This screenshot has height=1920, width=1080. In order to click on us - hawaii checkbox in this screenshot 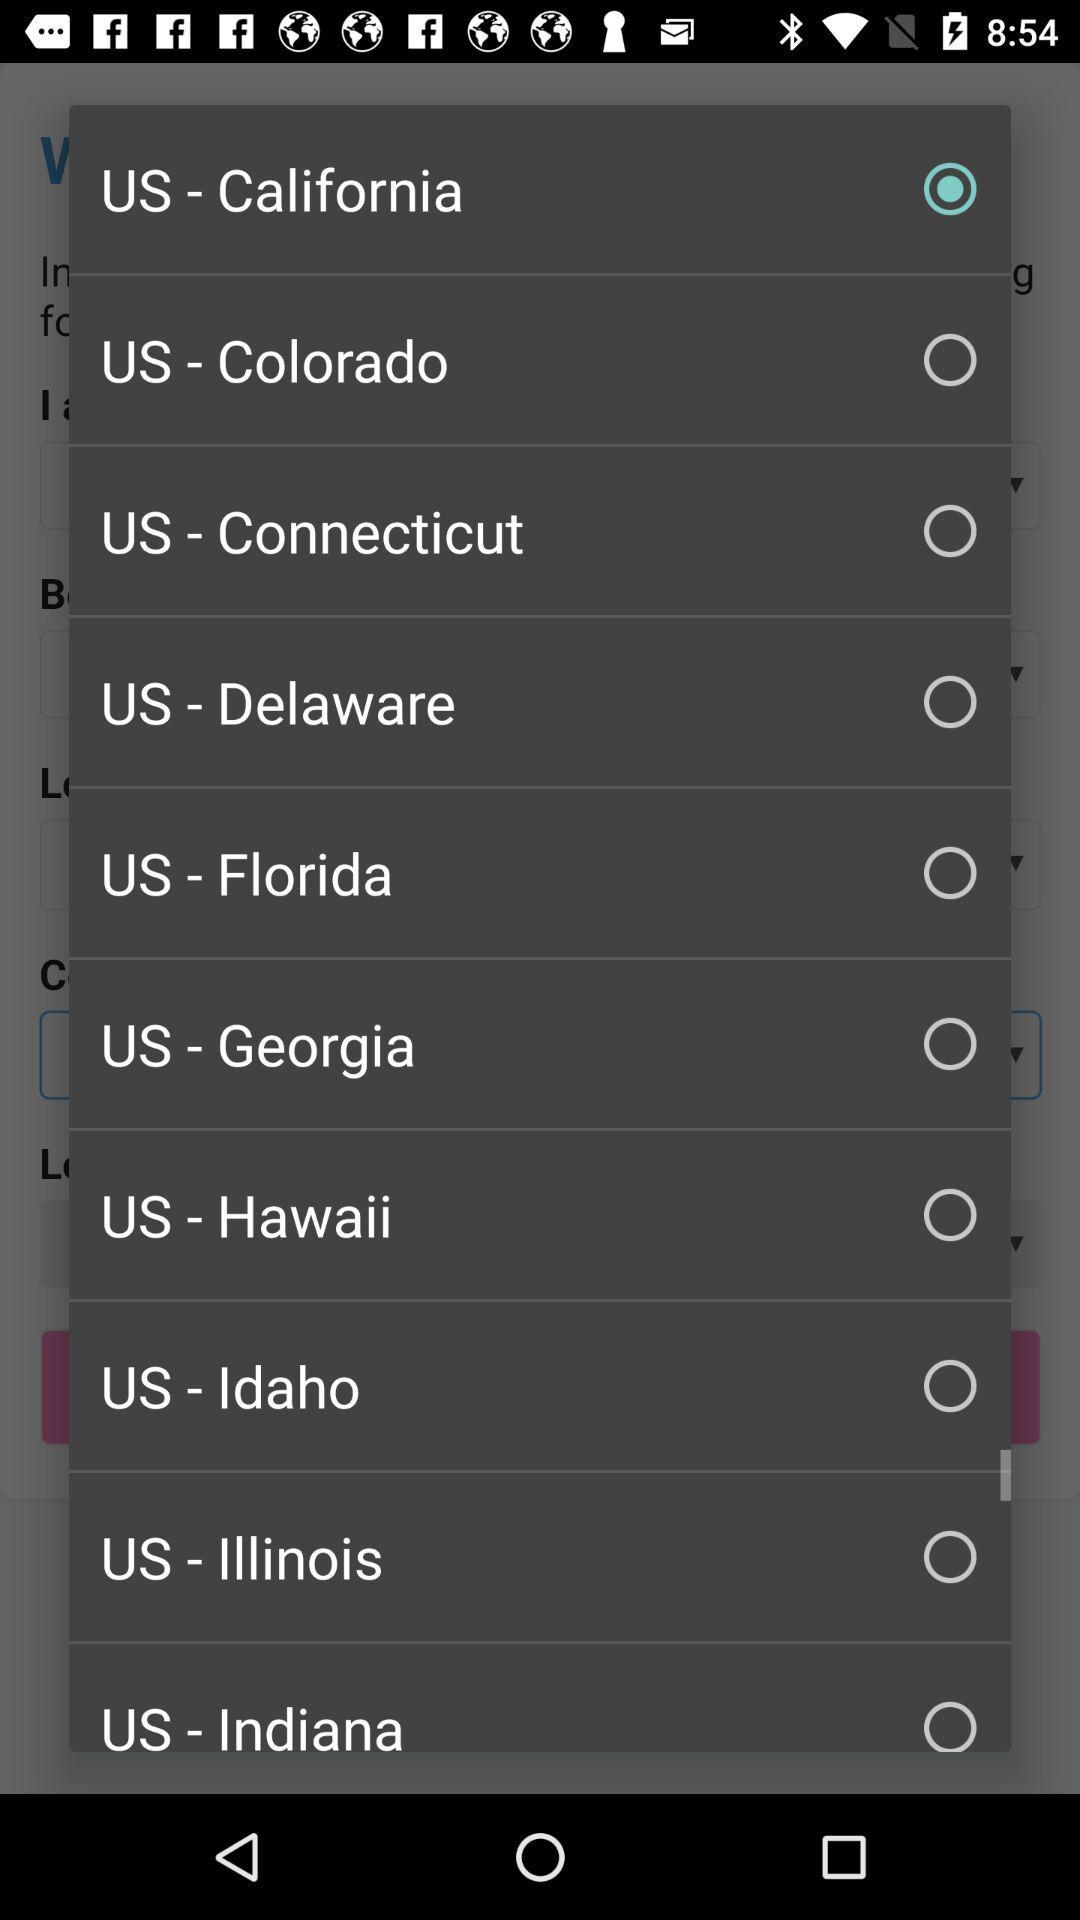, I will do `click(540, 1213)`.